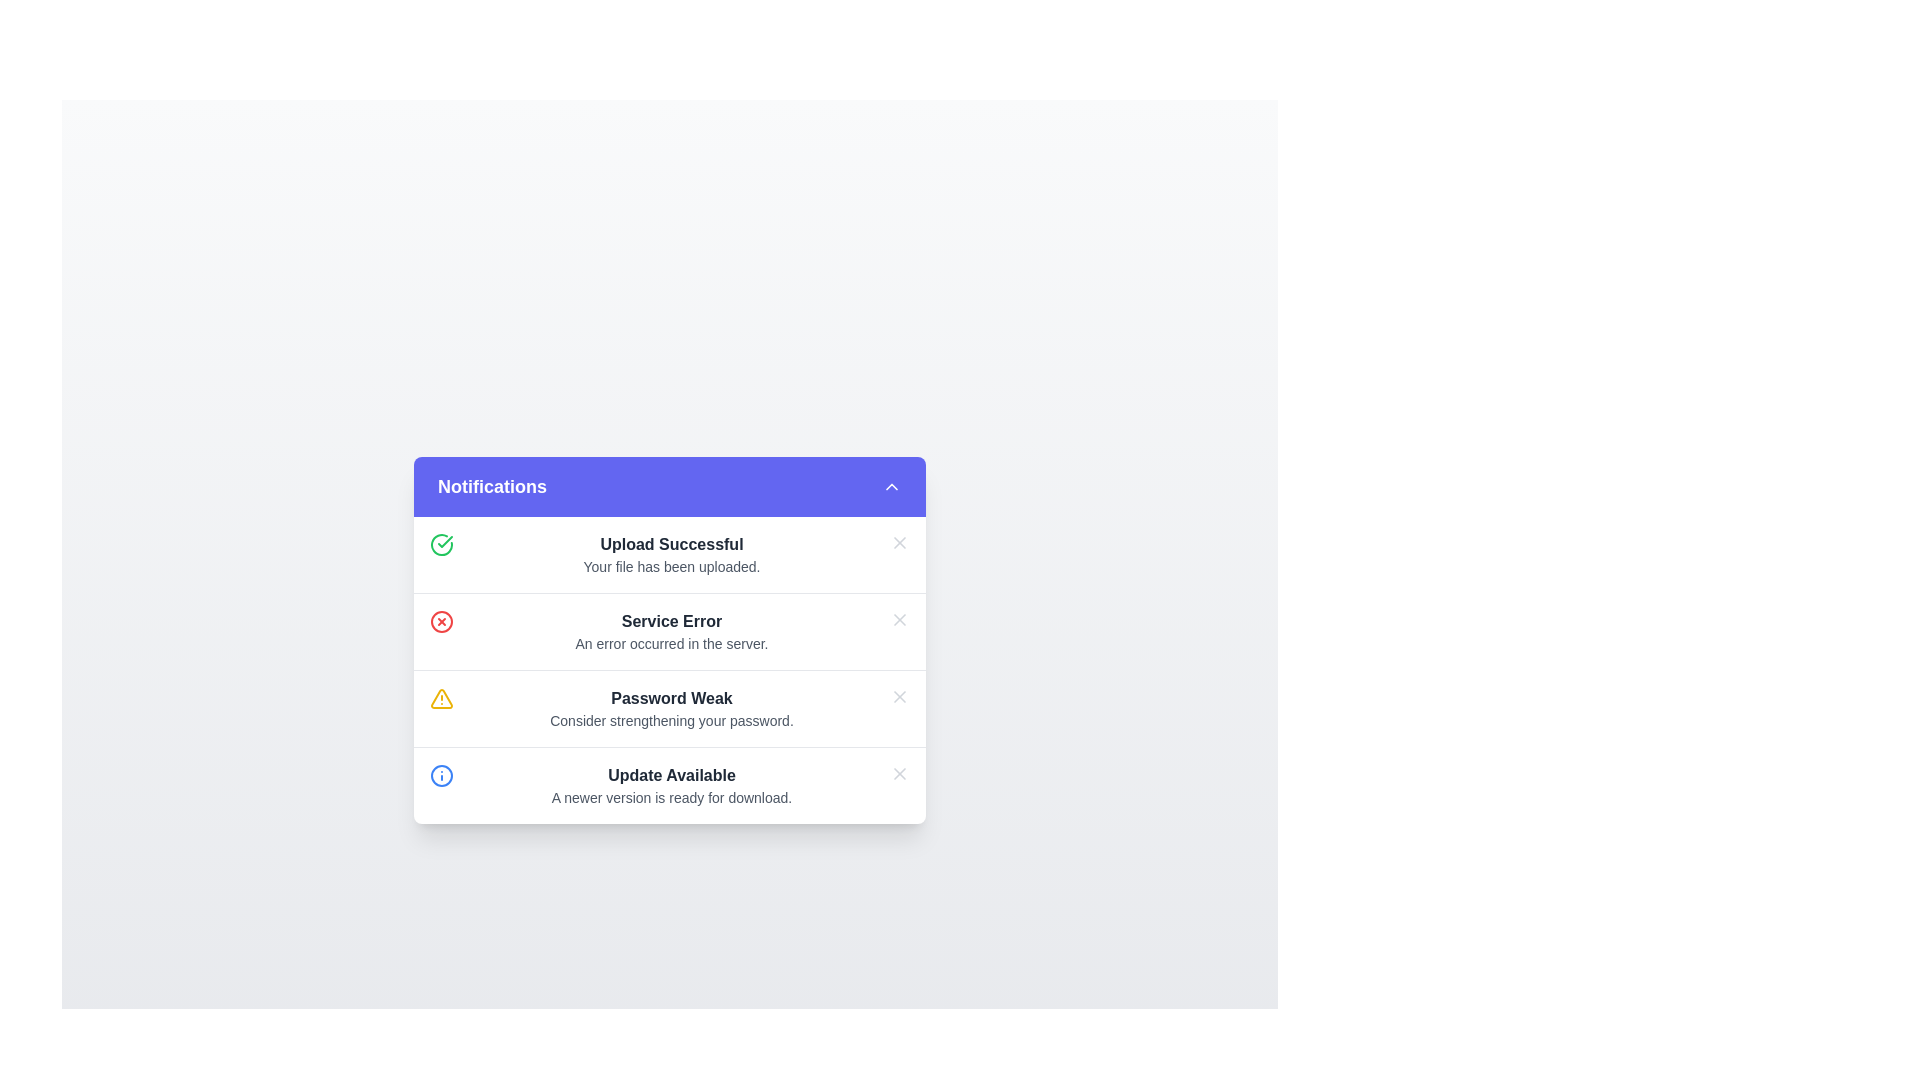  Describe the element at coordinates (440, 774) in the screenshot. I see `the Informational icon located at the start of the last notification item in the Notifications panel` at that location.